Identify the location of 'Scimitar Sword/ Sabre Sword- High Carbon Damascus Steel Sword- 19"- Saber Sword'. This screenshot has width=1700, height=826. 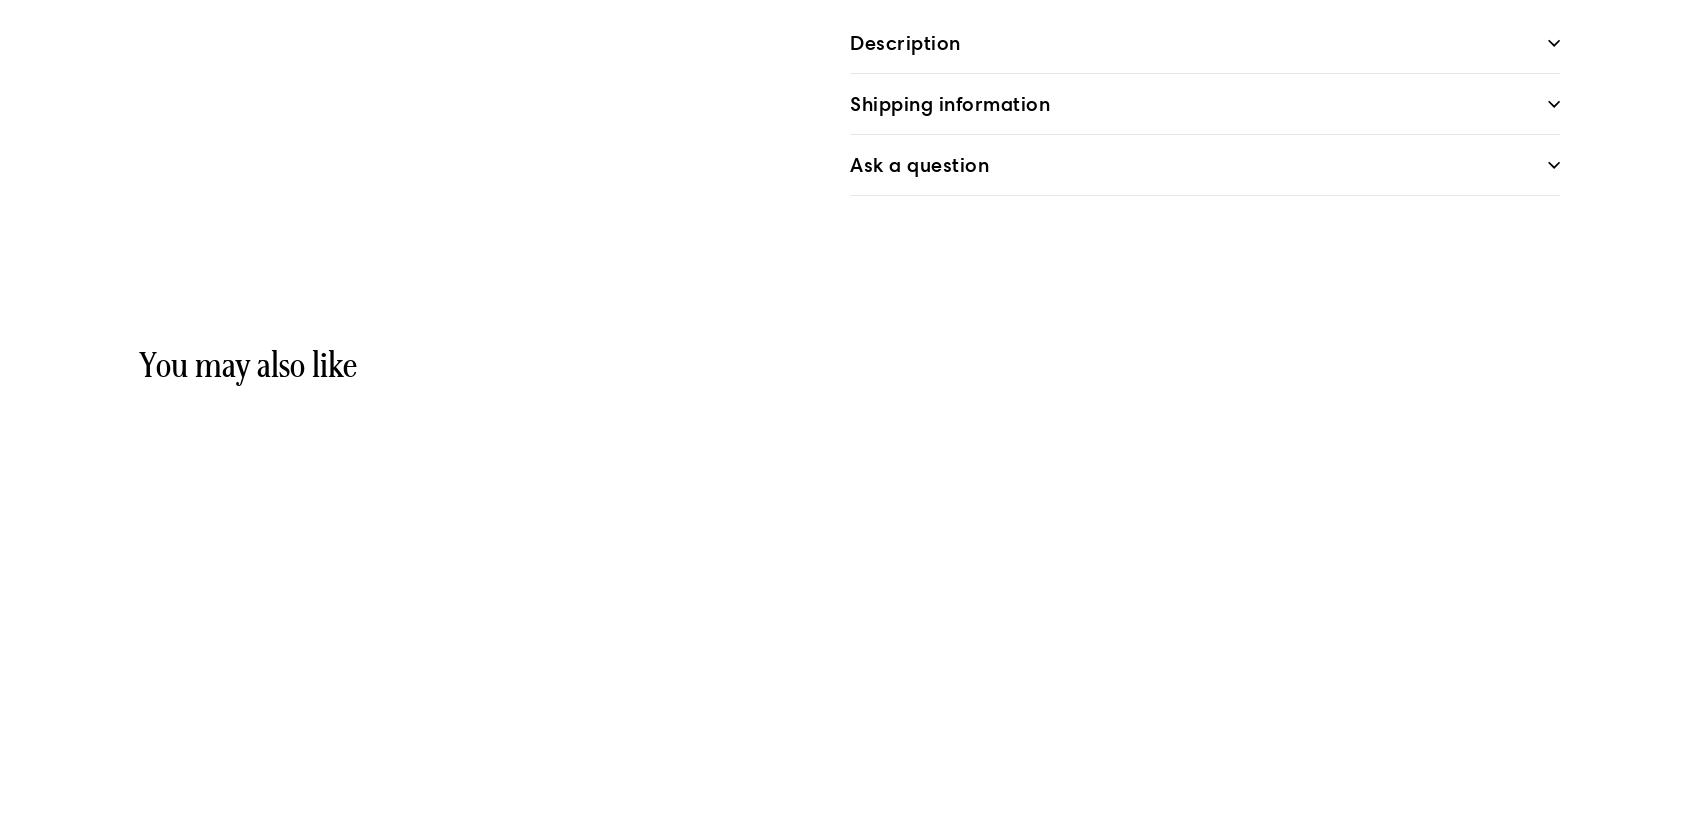
(158, 719).